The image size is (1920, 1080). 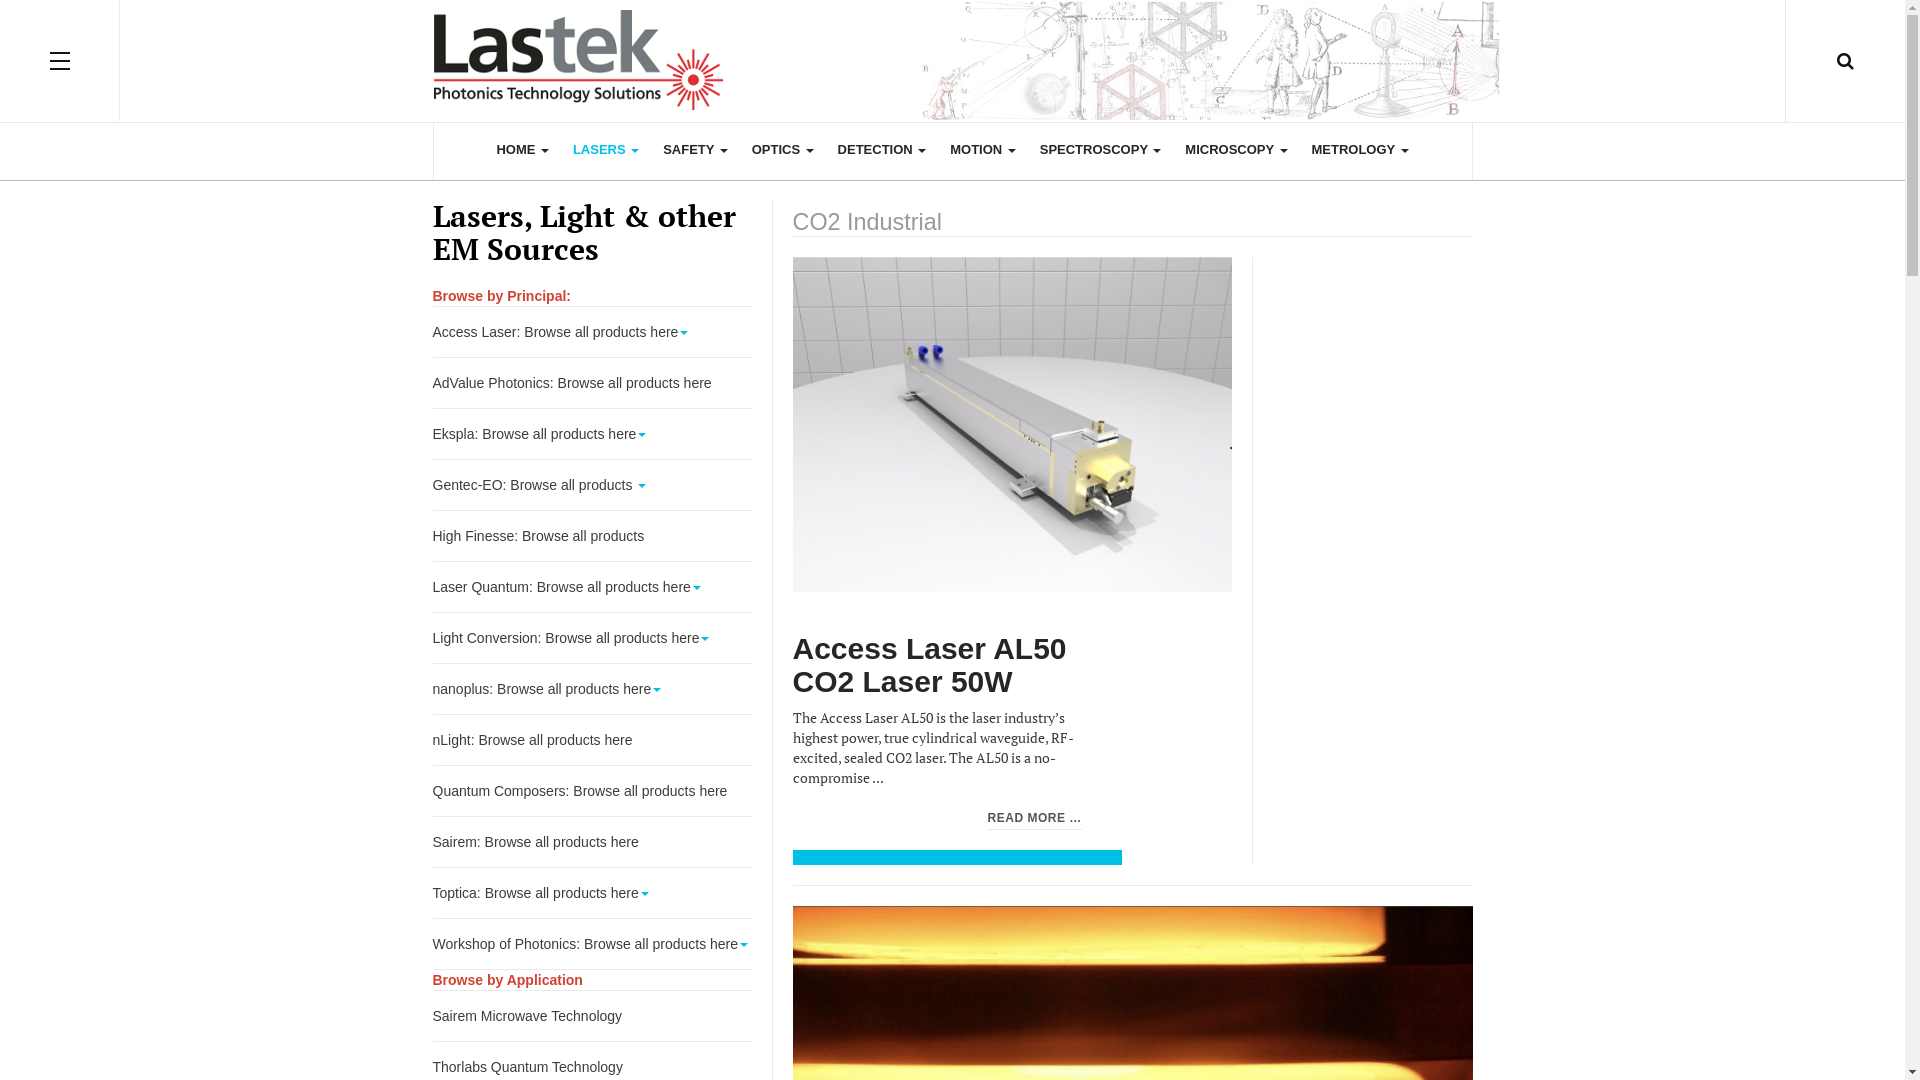 I want to click on 'AdValue Photonics: Browse all products here', so click(x=431, y=382).